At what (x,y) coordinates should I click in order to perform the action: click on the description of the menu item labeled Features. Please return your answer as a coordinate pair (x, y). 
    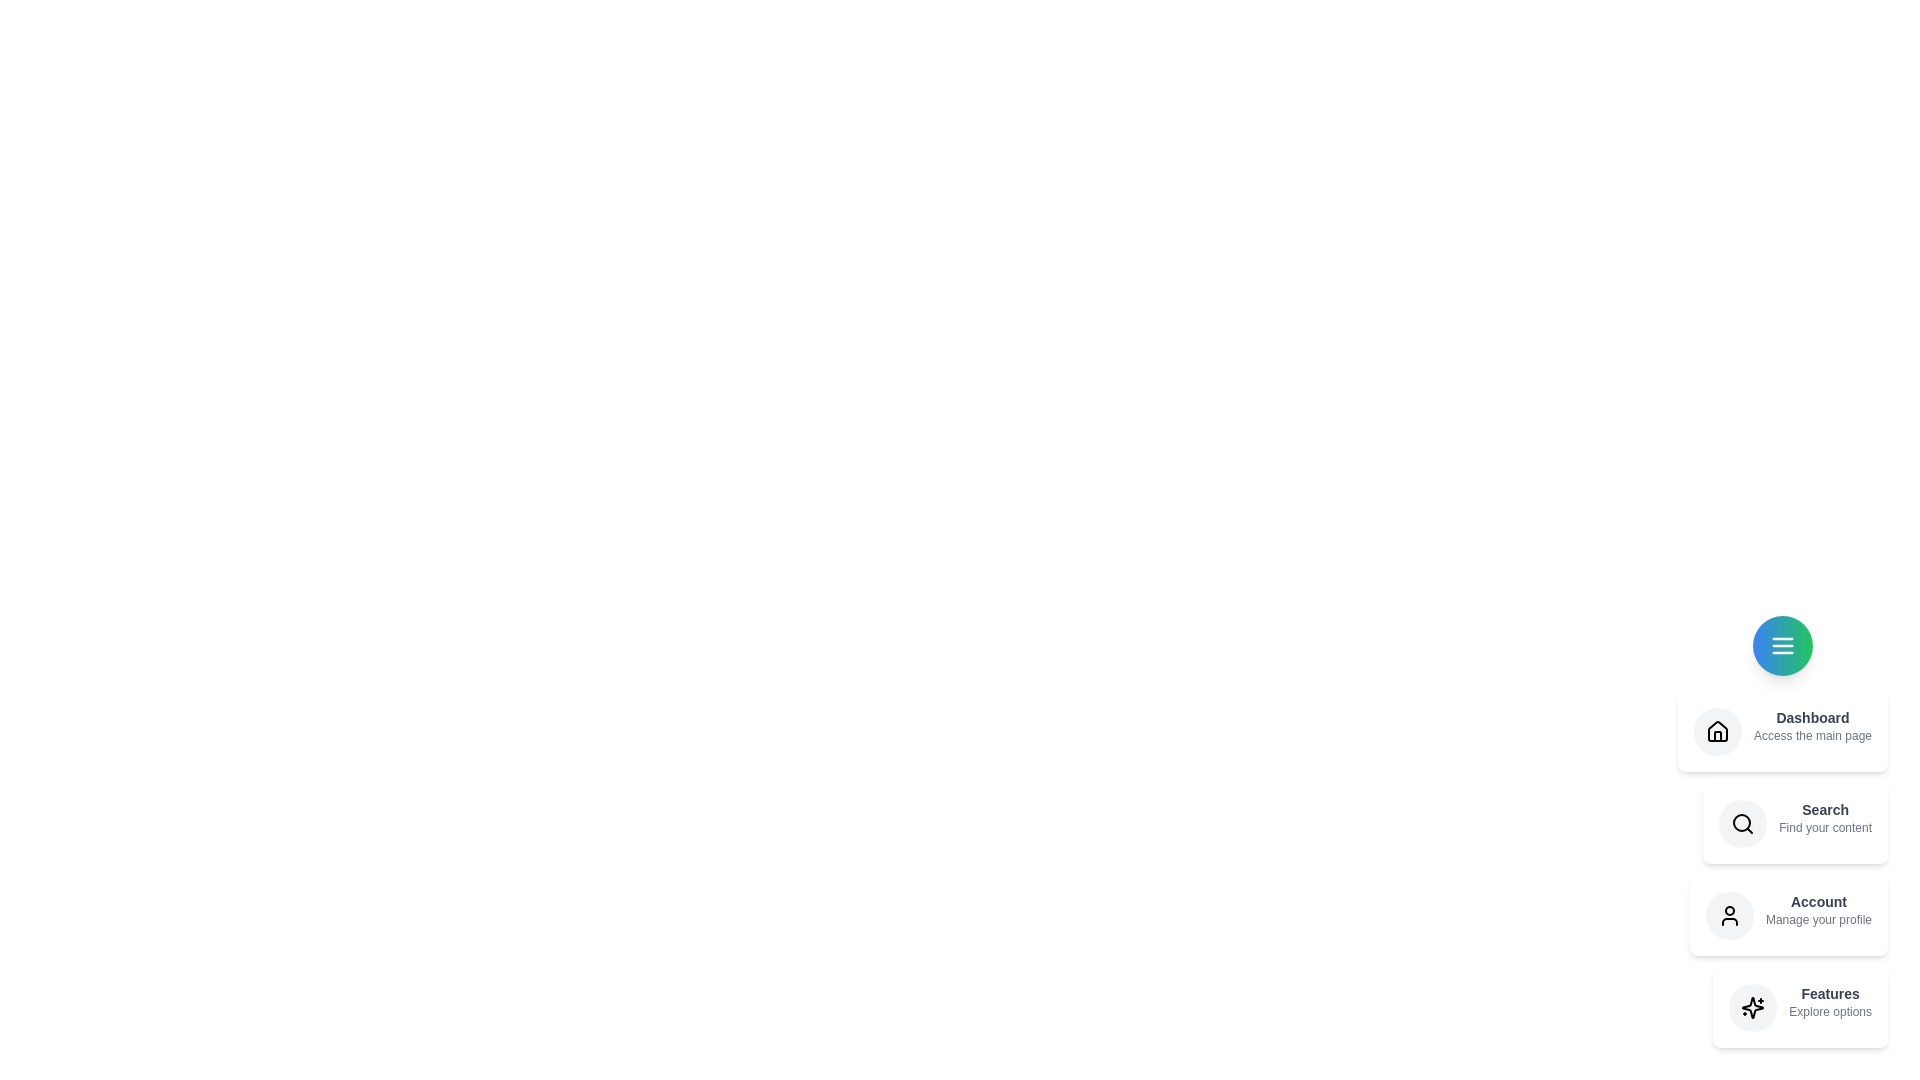
    Looking at the image, I should click on (1830, 1002).